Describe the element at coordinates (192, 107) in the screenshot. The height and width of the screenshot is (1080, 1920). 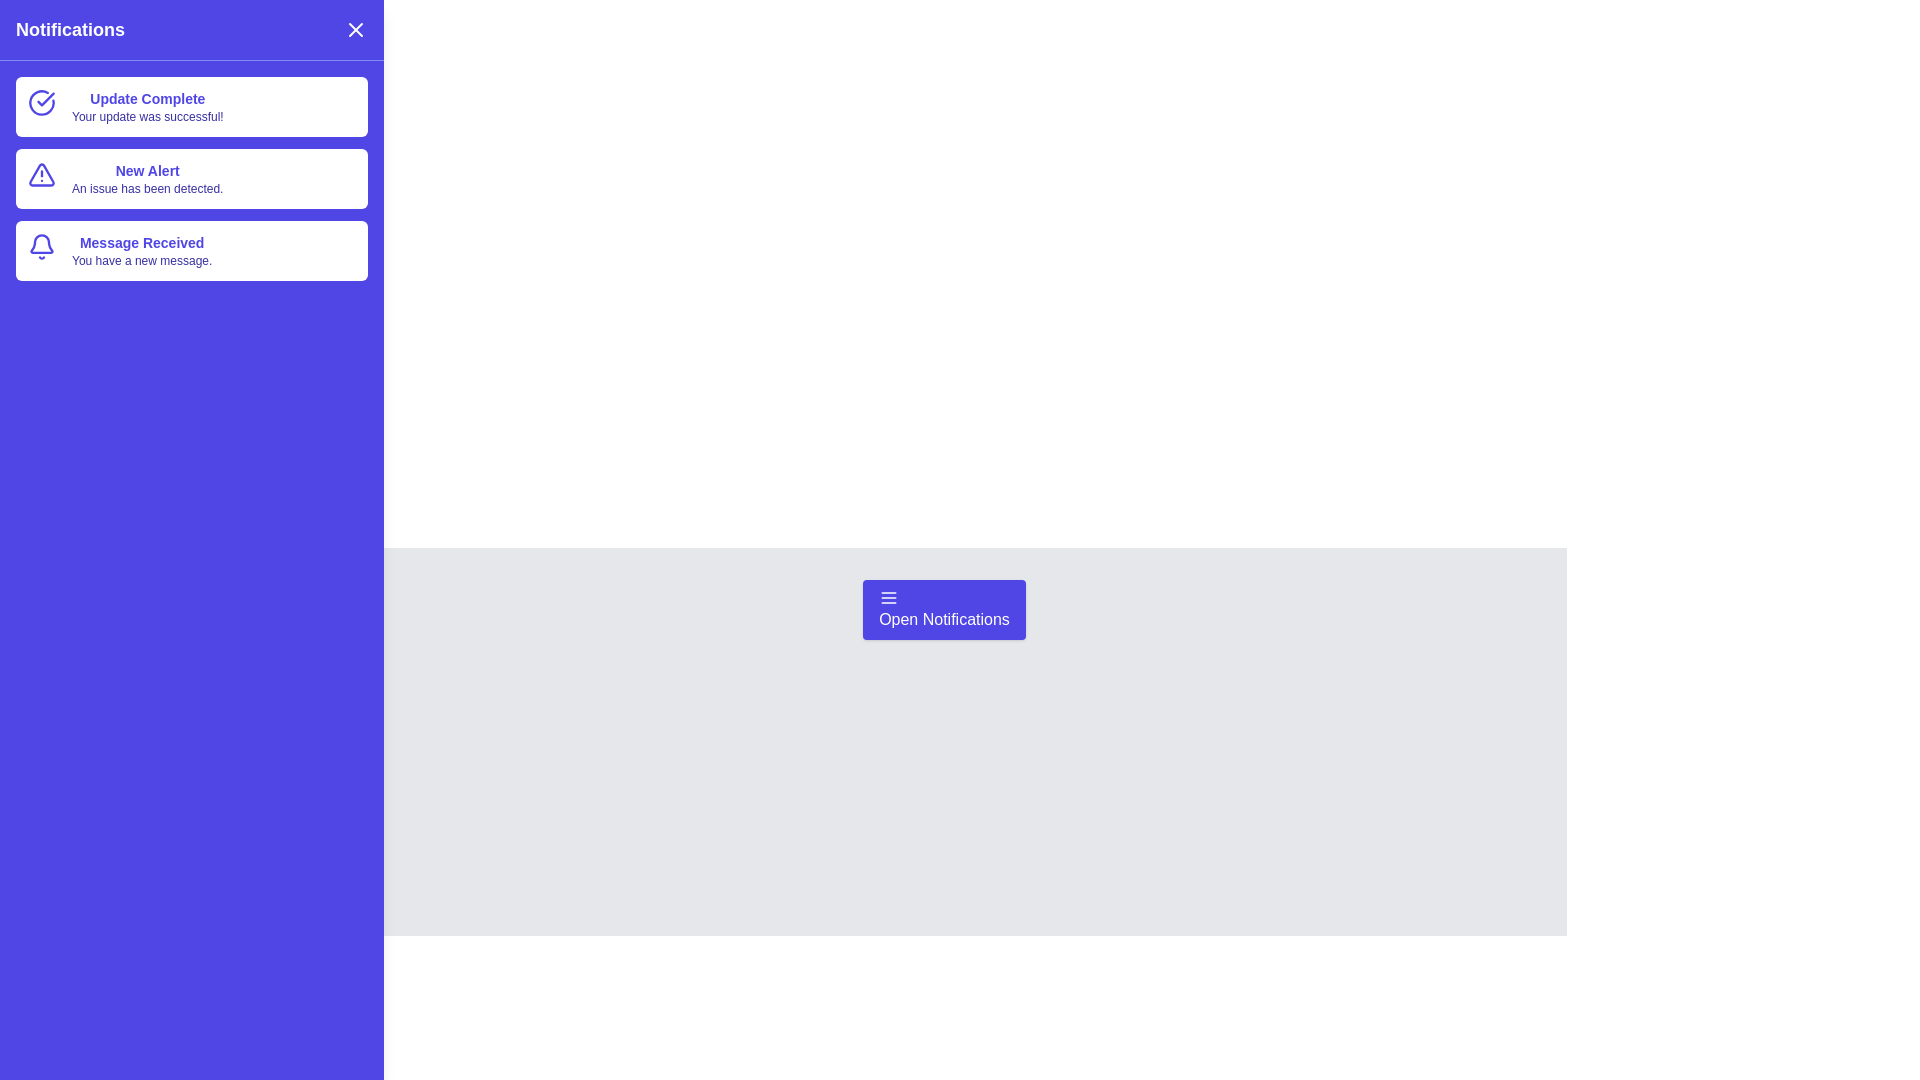
I see `the button corresponding to Update Complete` at that location.